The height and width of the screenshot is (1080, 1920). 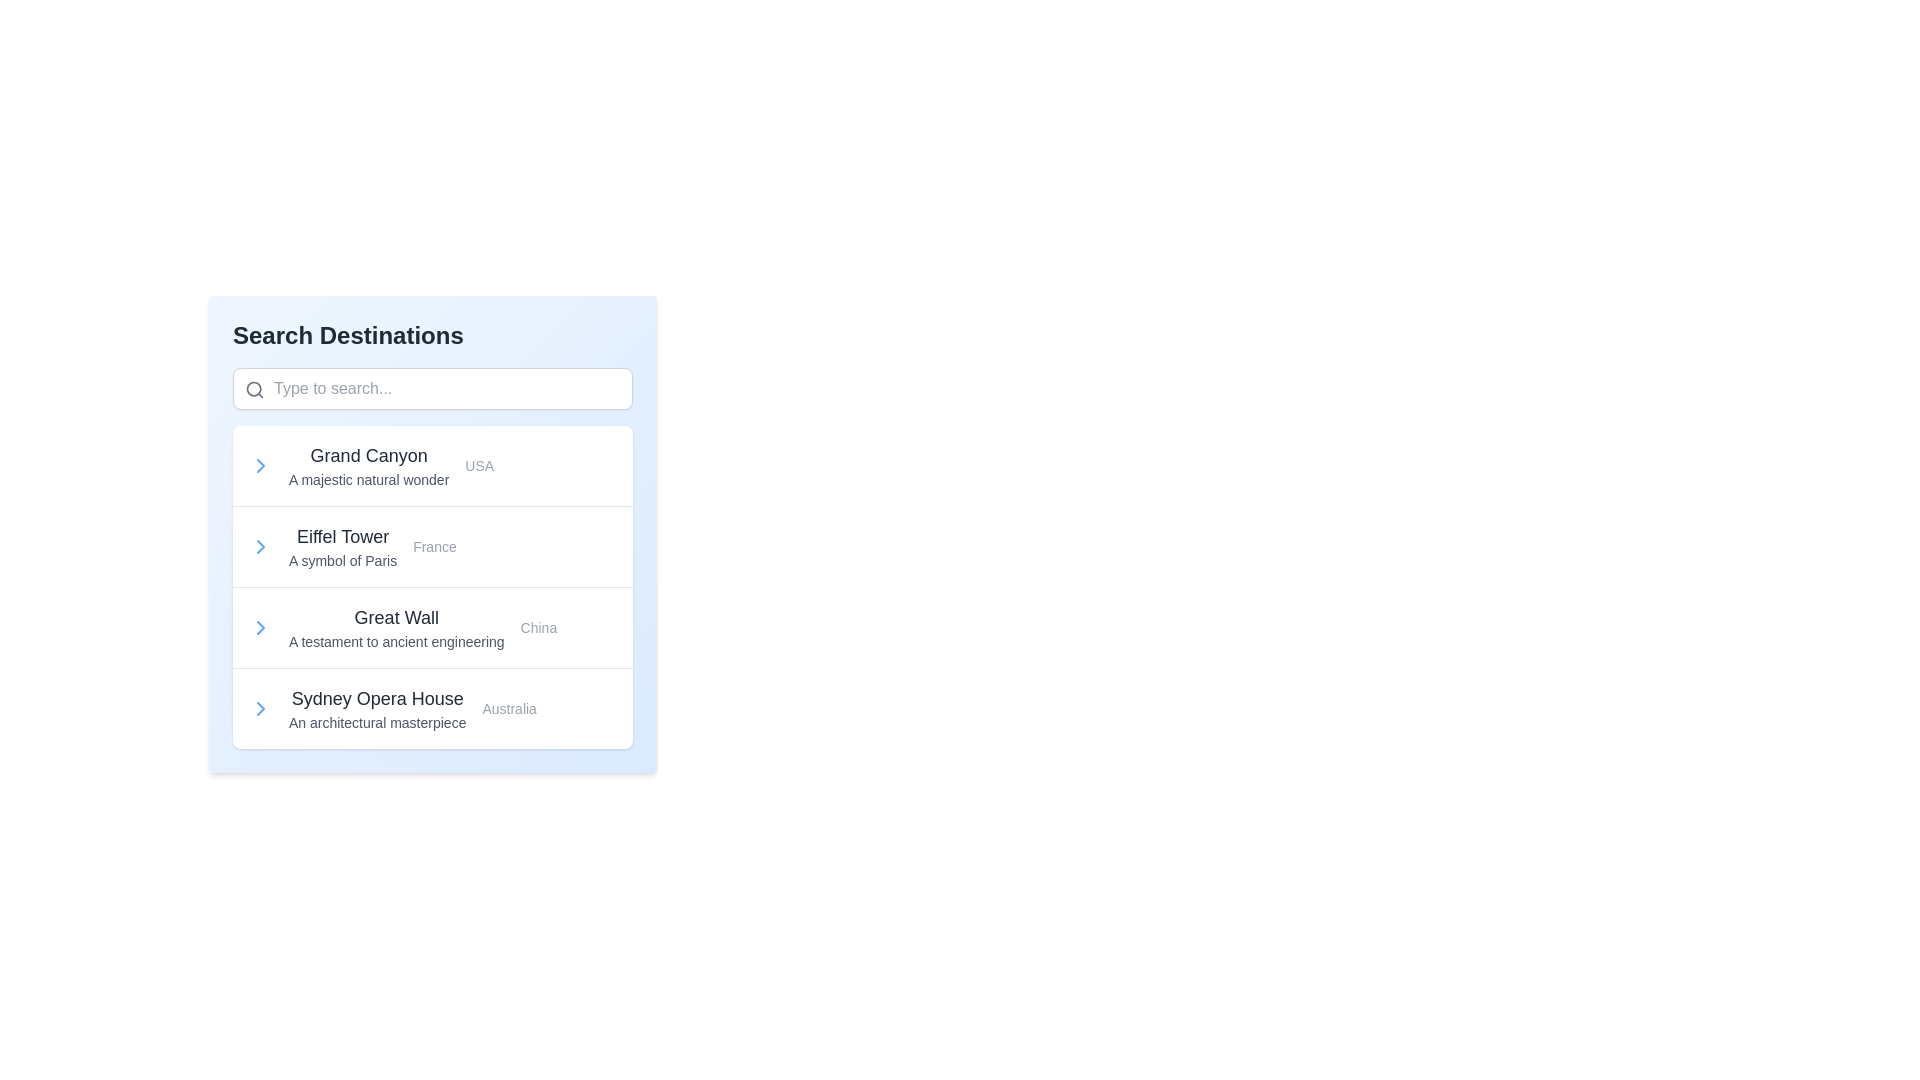 What do you see at coordinates (348, 334) in the screenshot?
I see `the 'Search Destinations' text label, which is styled in a bold font and serves as a prominent heading above the search input field` at bounding box center [348, 334].